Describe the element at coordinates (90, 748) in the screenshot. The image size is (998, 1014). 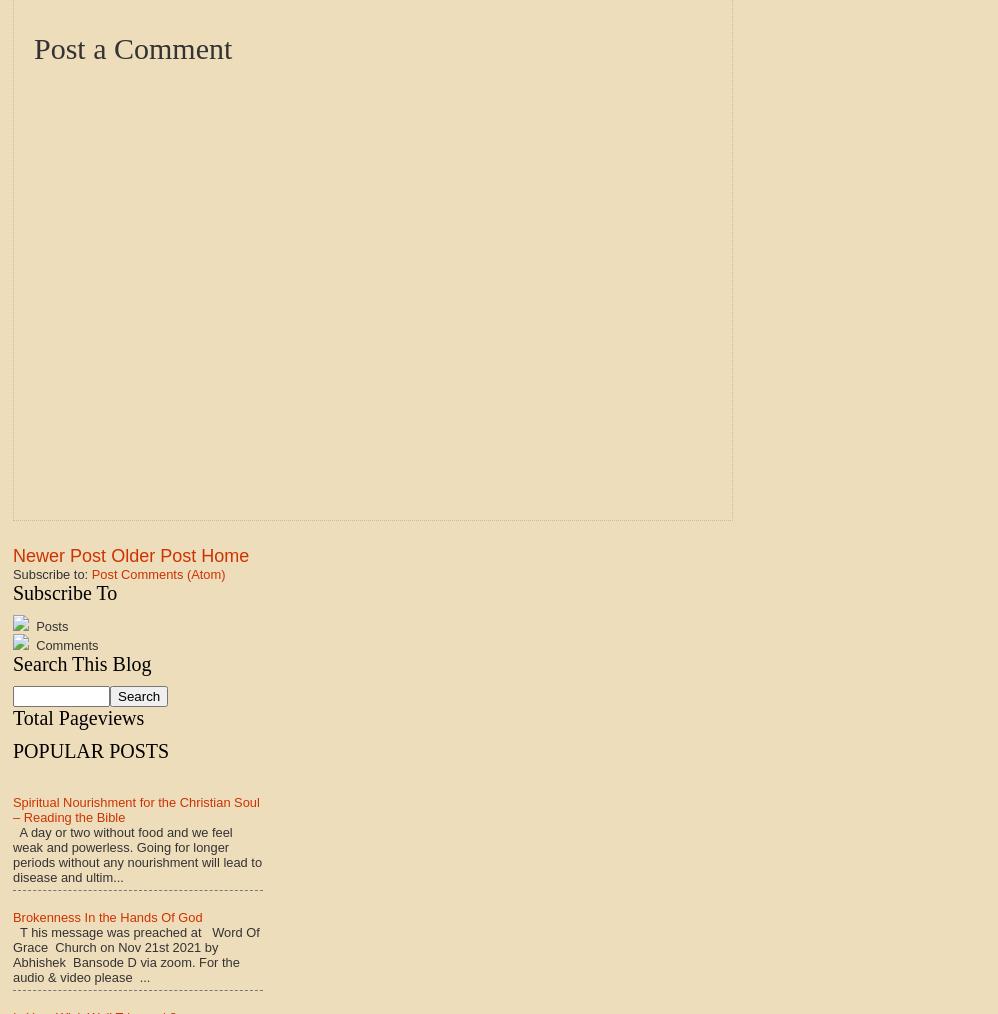
I see `'POPULAR POSTS'` at that location.